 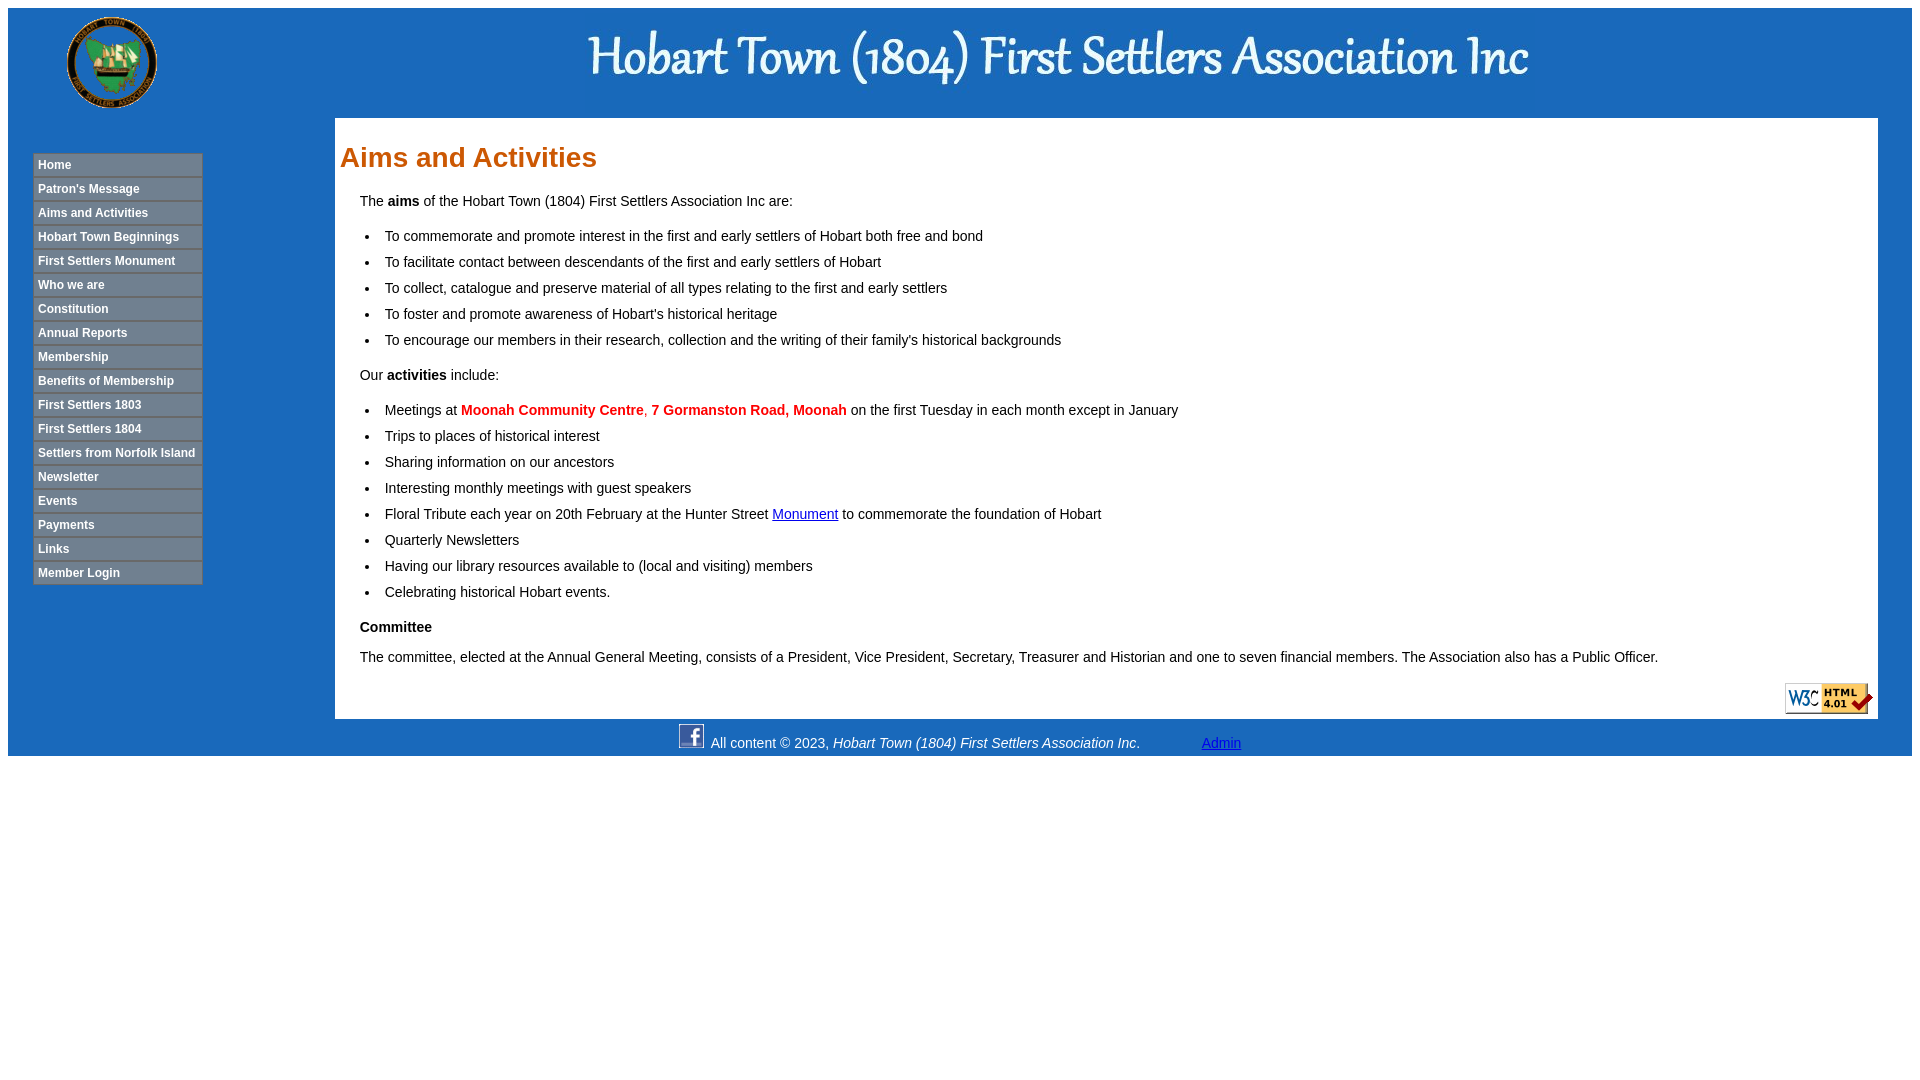 I want to click on 'First Settlers 1804', so click(x=117, y=427).